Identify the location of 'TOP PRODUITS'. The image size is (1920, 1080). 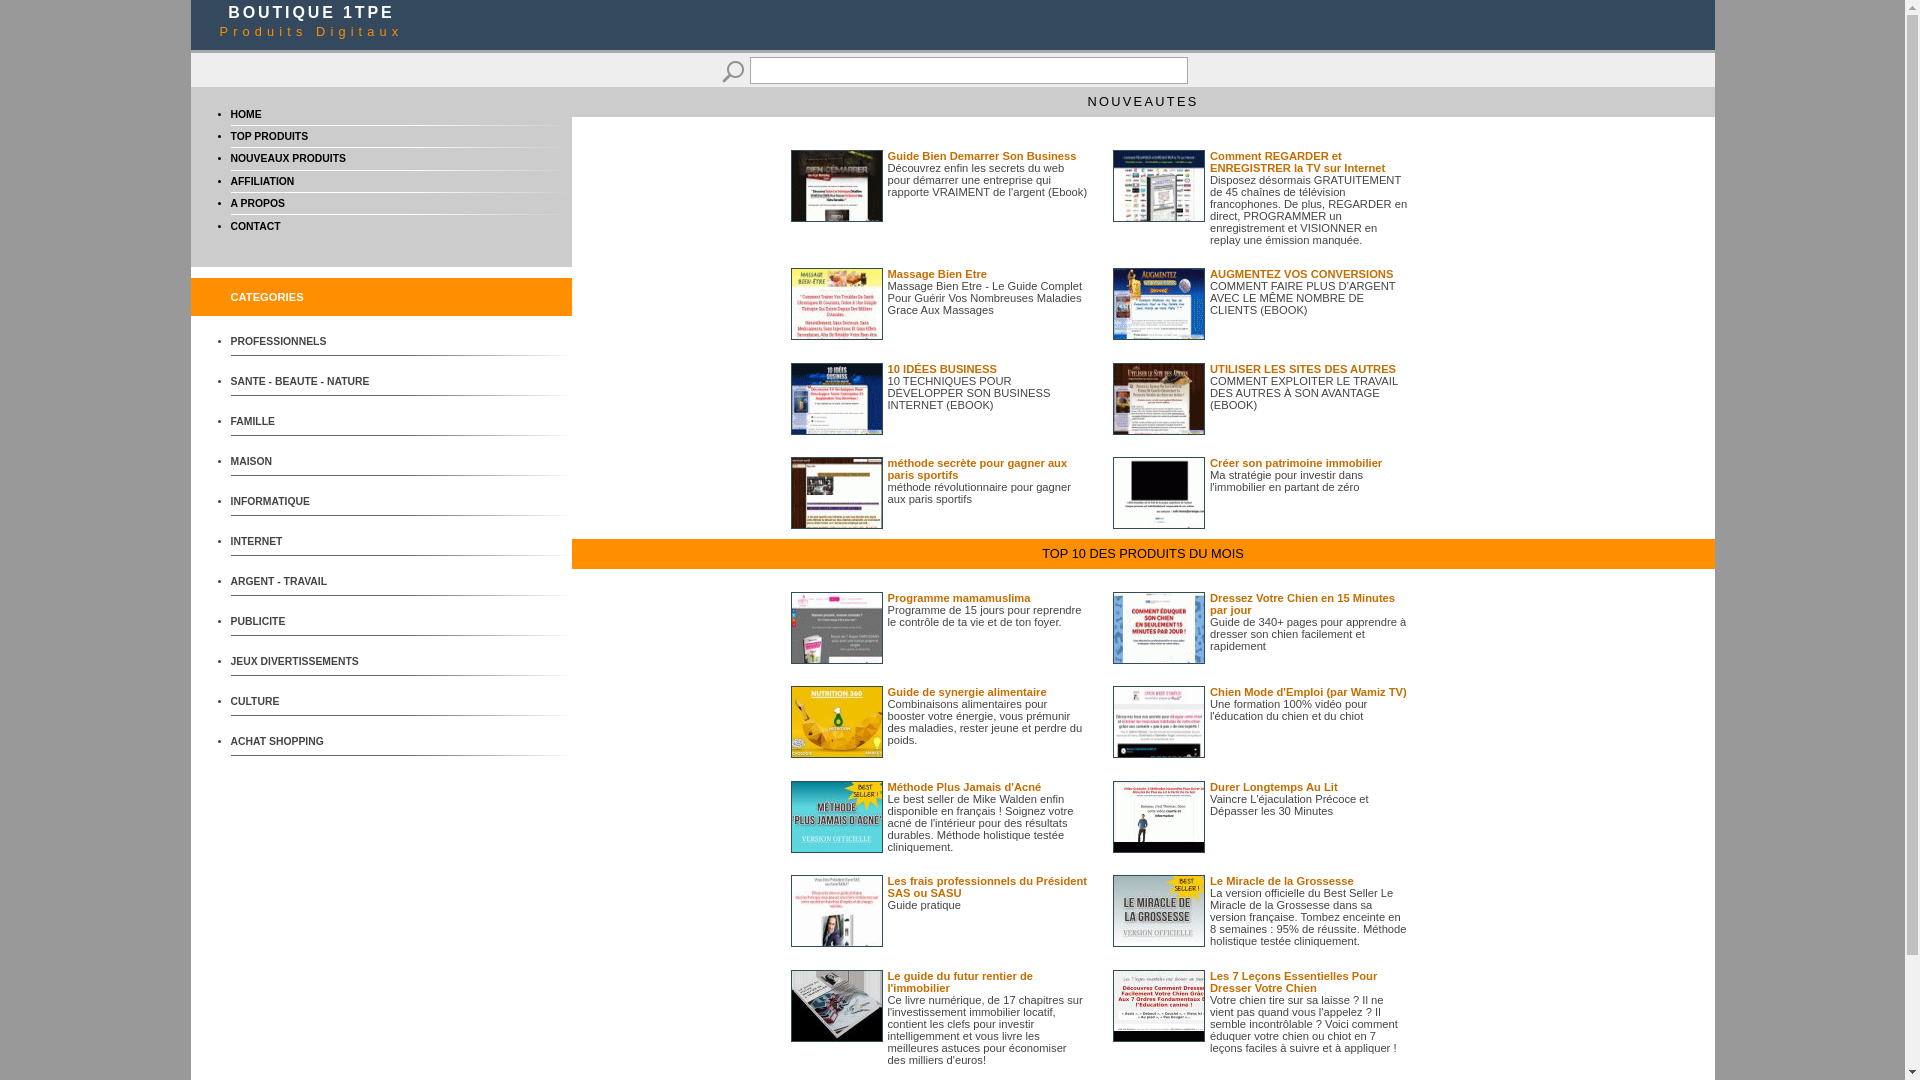
(267, 135).